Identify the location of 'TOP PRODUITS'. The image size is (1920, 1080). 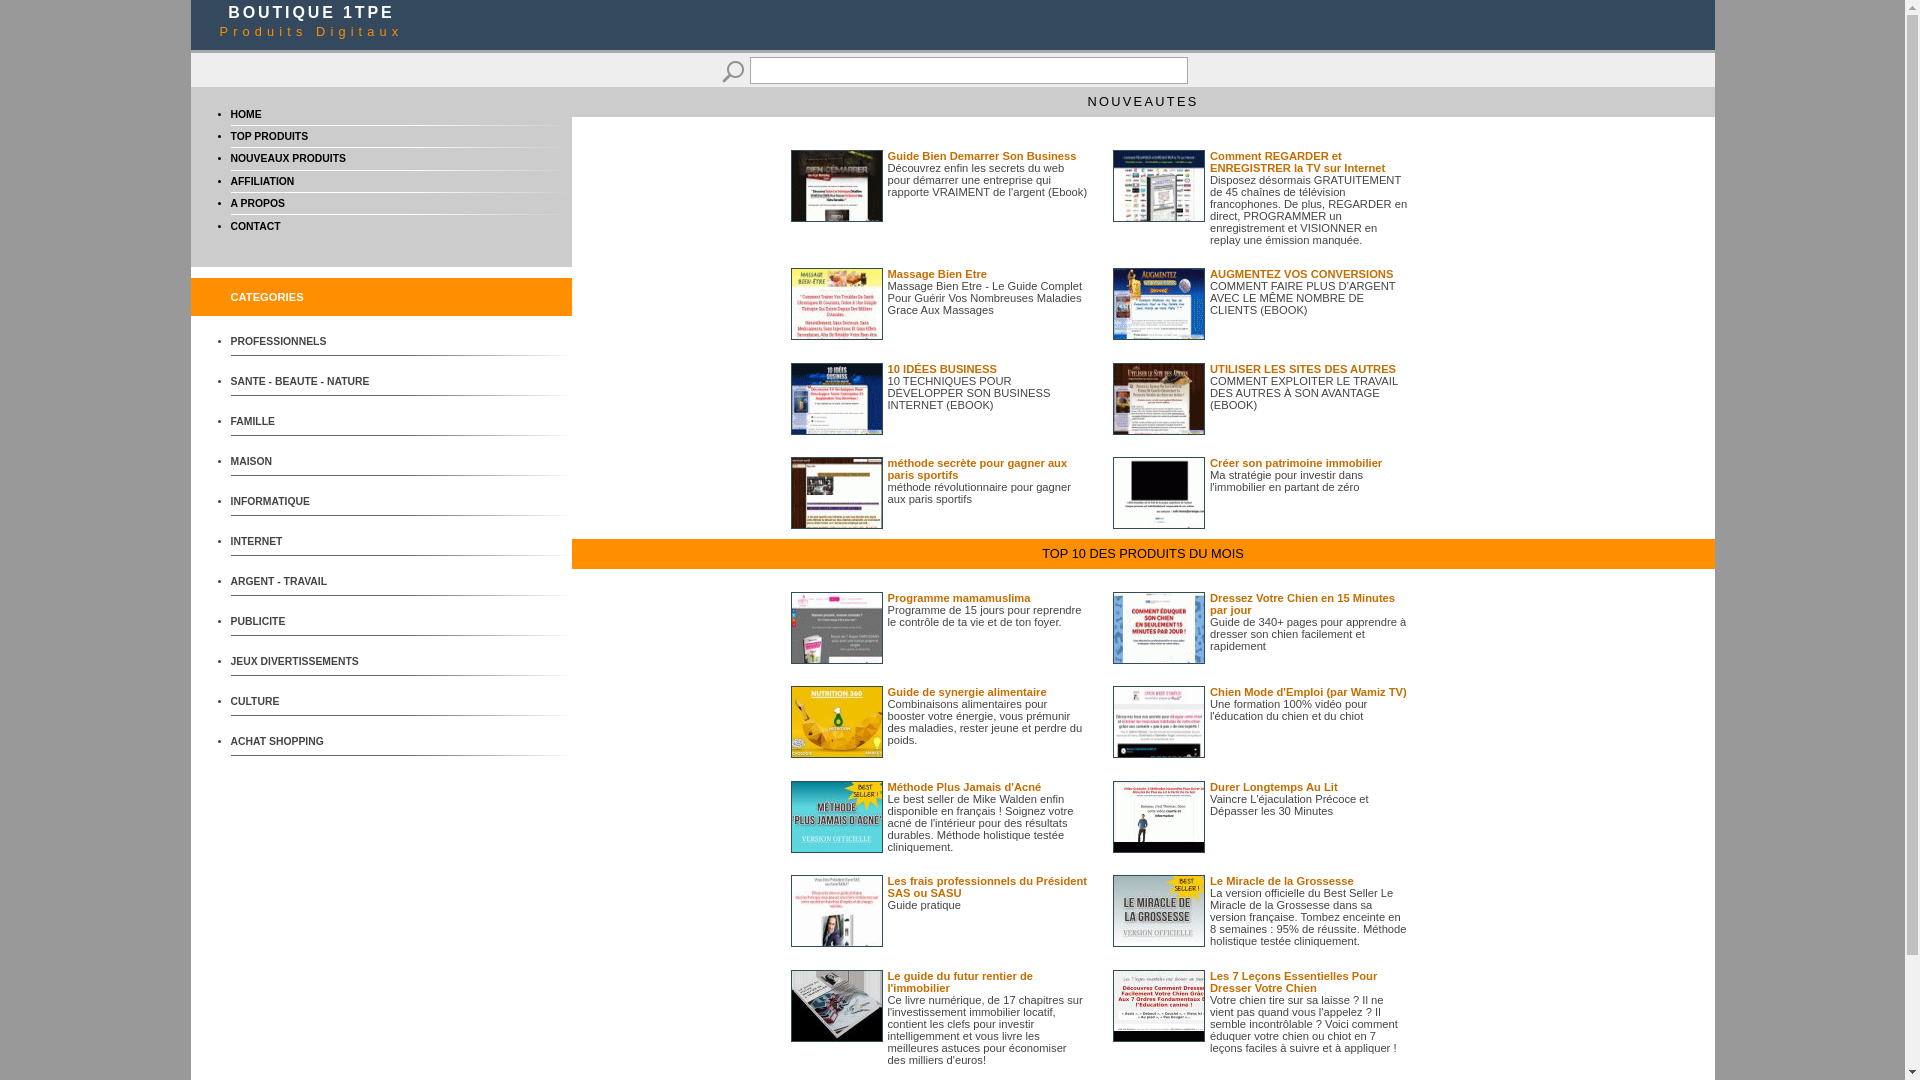
(267, 135).